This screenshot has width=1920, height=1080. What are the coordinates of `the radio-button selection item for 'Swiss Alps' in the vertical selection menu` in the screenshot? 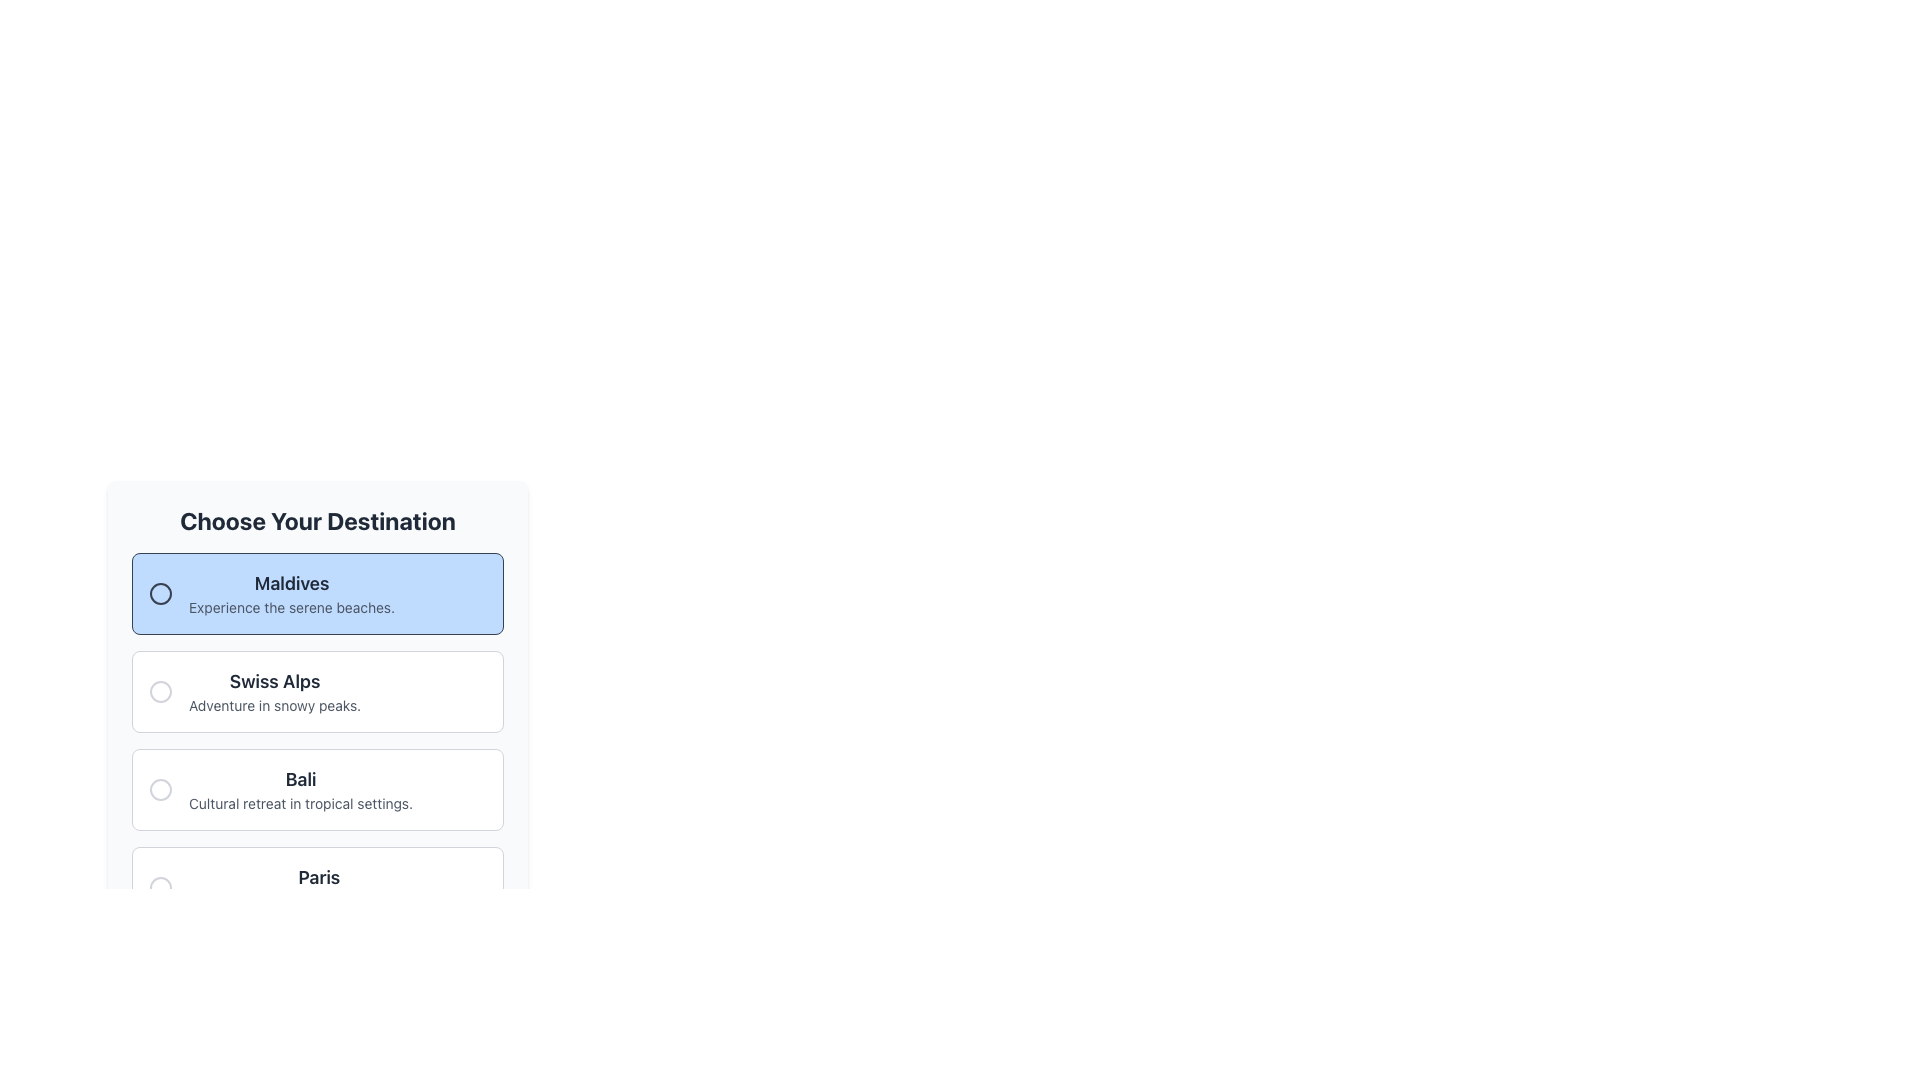 It's located at (316, 716).